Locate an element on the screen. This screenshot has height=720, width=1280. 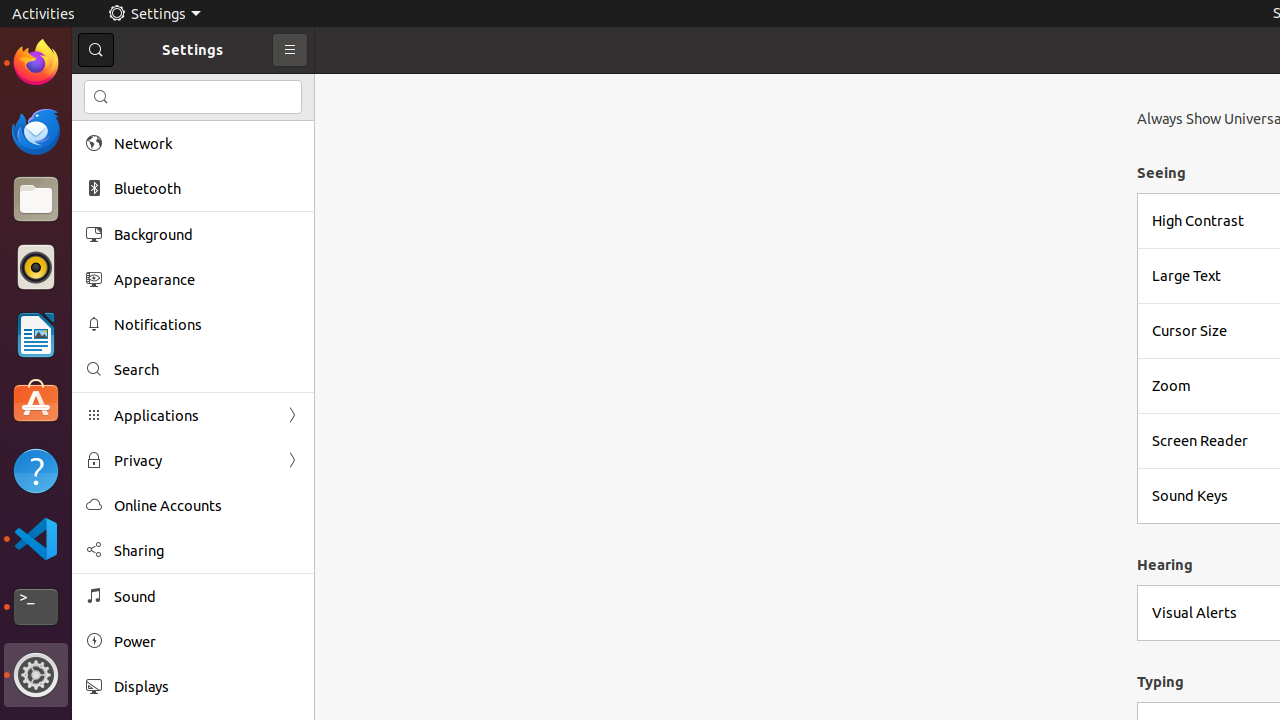
'Bluetooth' is located at coordinates (206, 188).